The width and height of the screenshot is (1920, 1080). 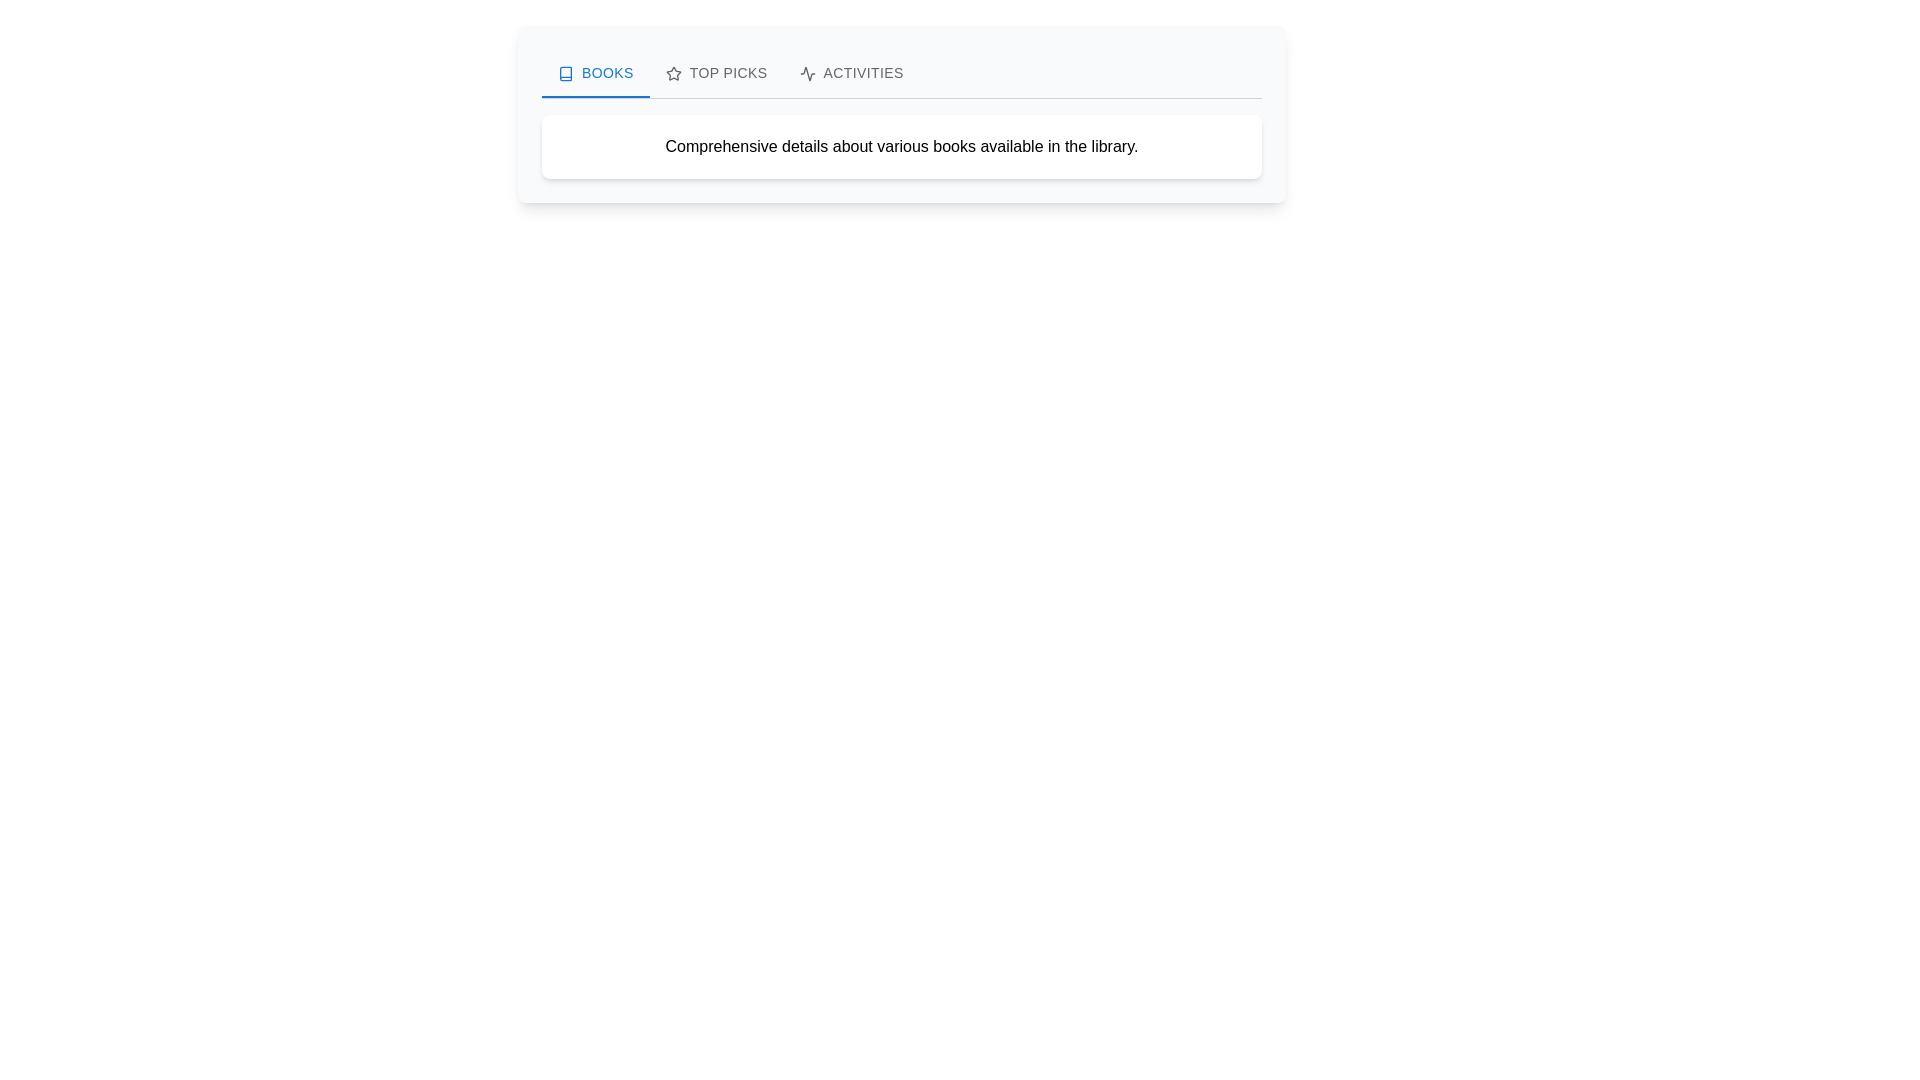 What do you see at coordinates (727, 72) in the screenshot?
I see `the 'Top Picks' label, which is a black text label positioned centrally at the top of the interface, adjacent to a star icon in a navigation bar` at bounding box center [727, 72].